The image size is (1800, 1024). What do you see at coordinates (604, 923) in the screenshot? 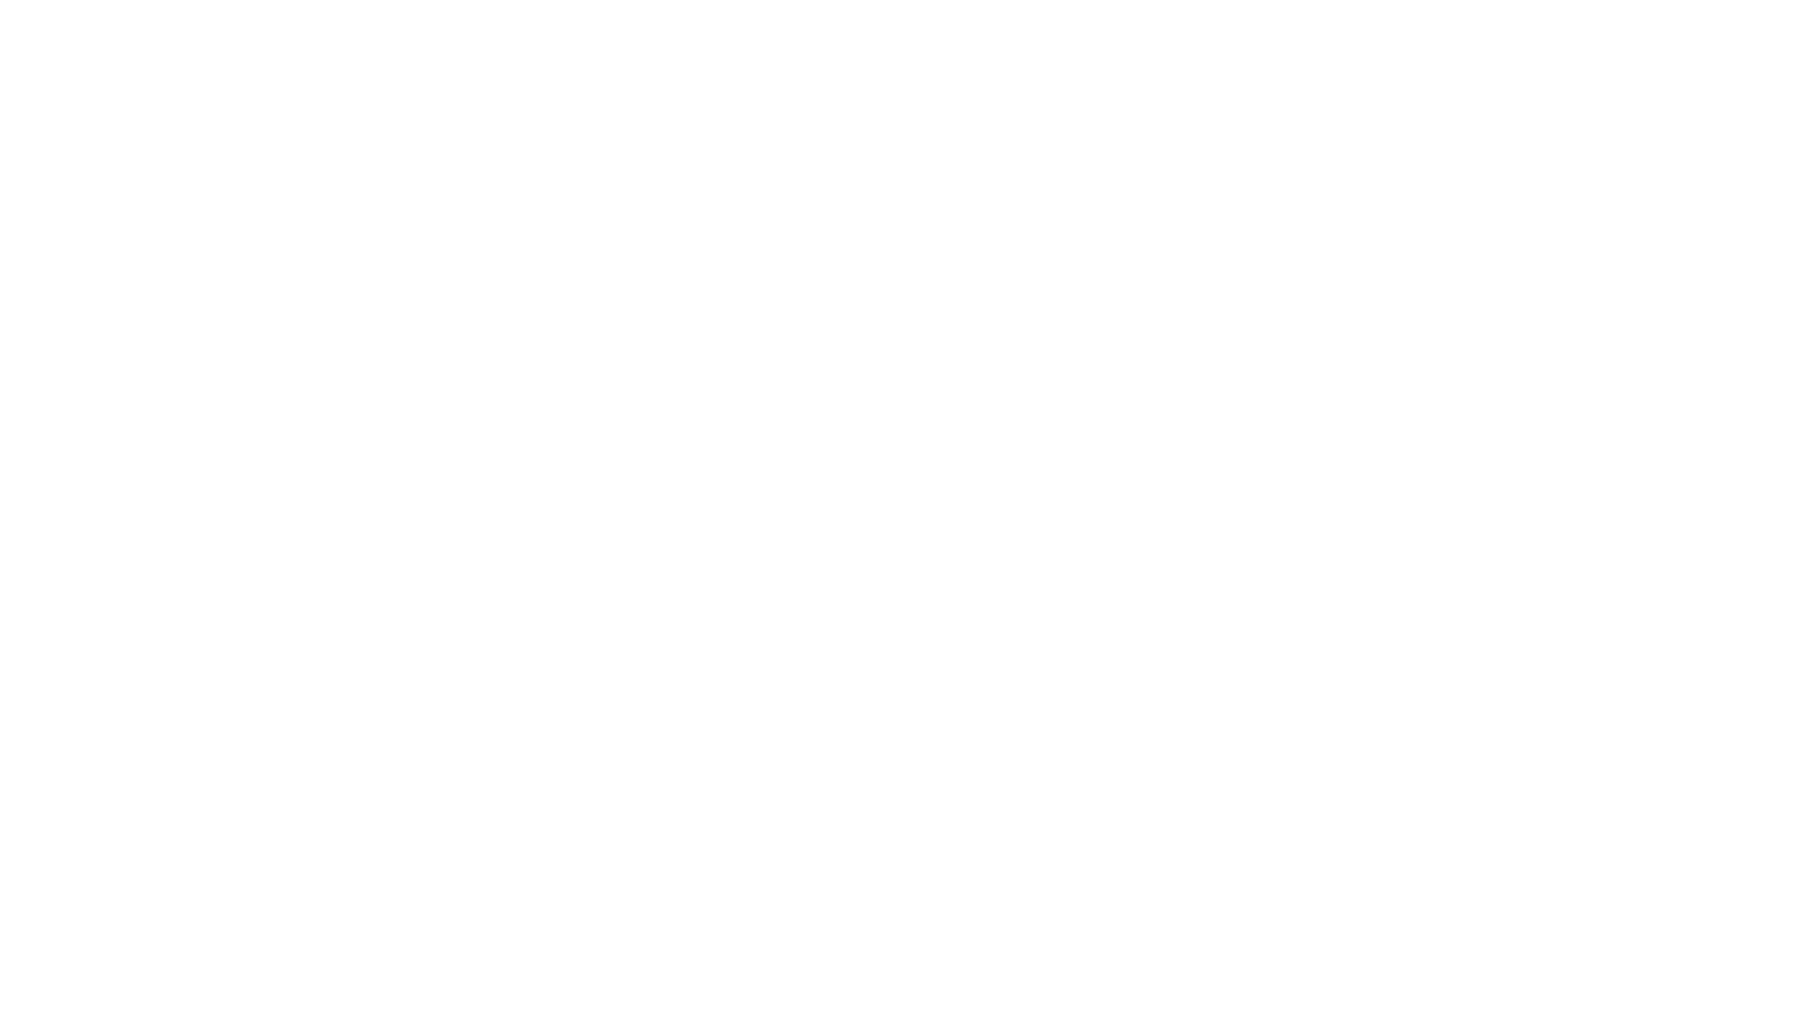
I see `'To end the year Joe has been working on a new range of fine Cider and Perry-'` at bounding box center [604, 923].